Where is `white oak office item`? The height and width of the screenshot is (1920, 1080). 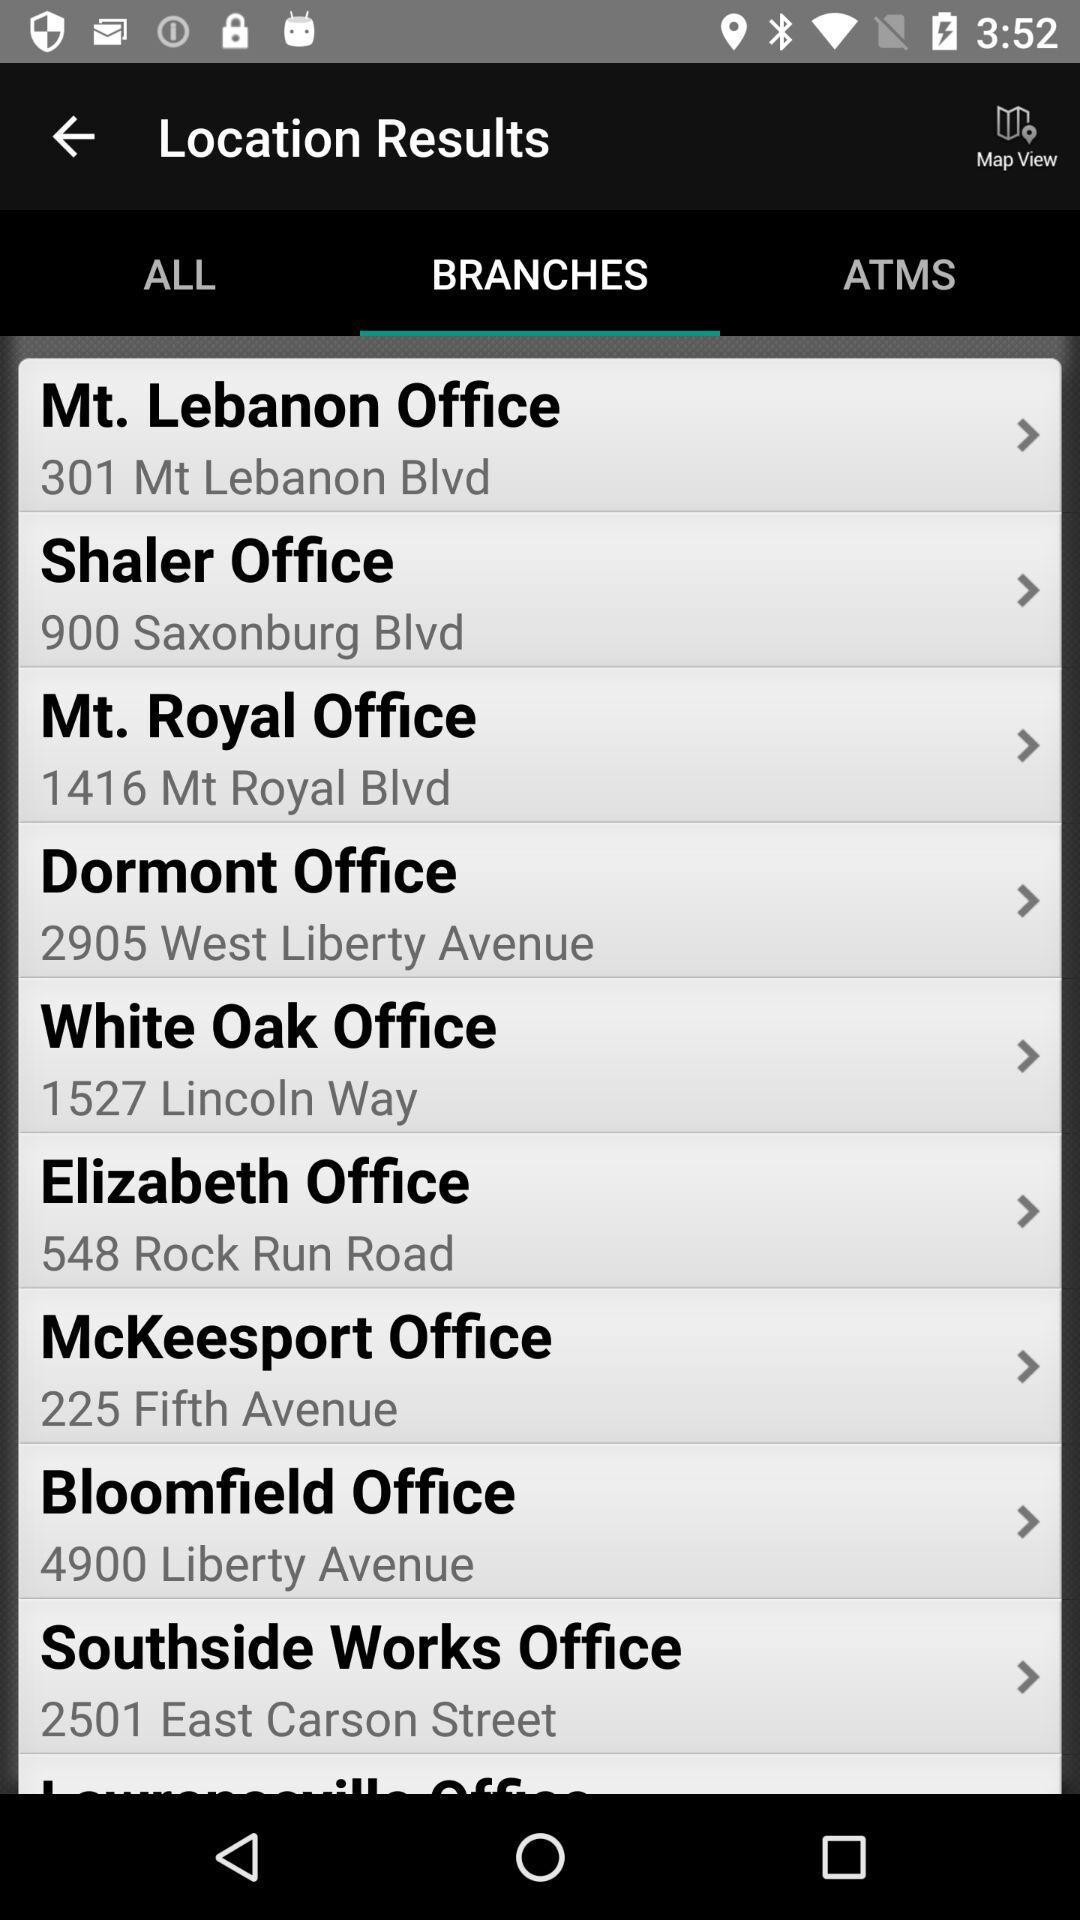 white oak office item is located at coordinates (513, 1023).